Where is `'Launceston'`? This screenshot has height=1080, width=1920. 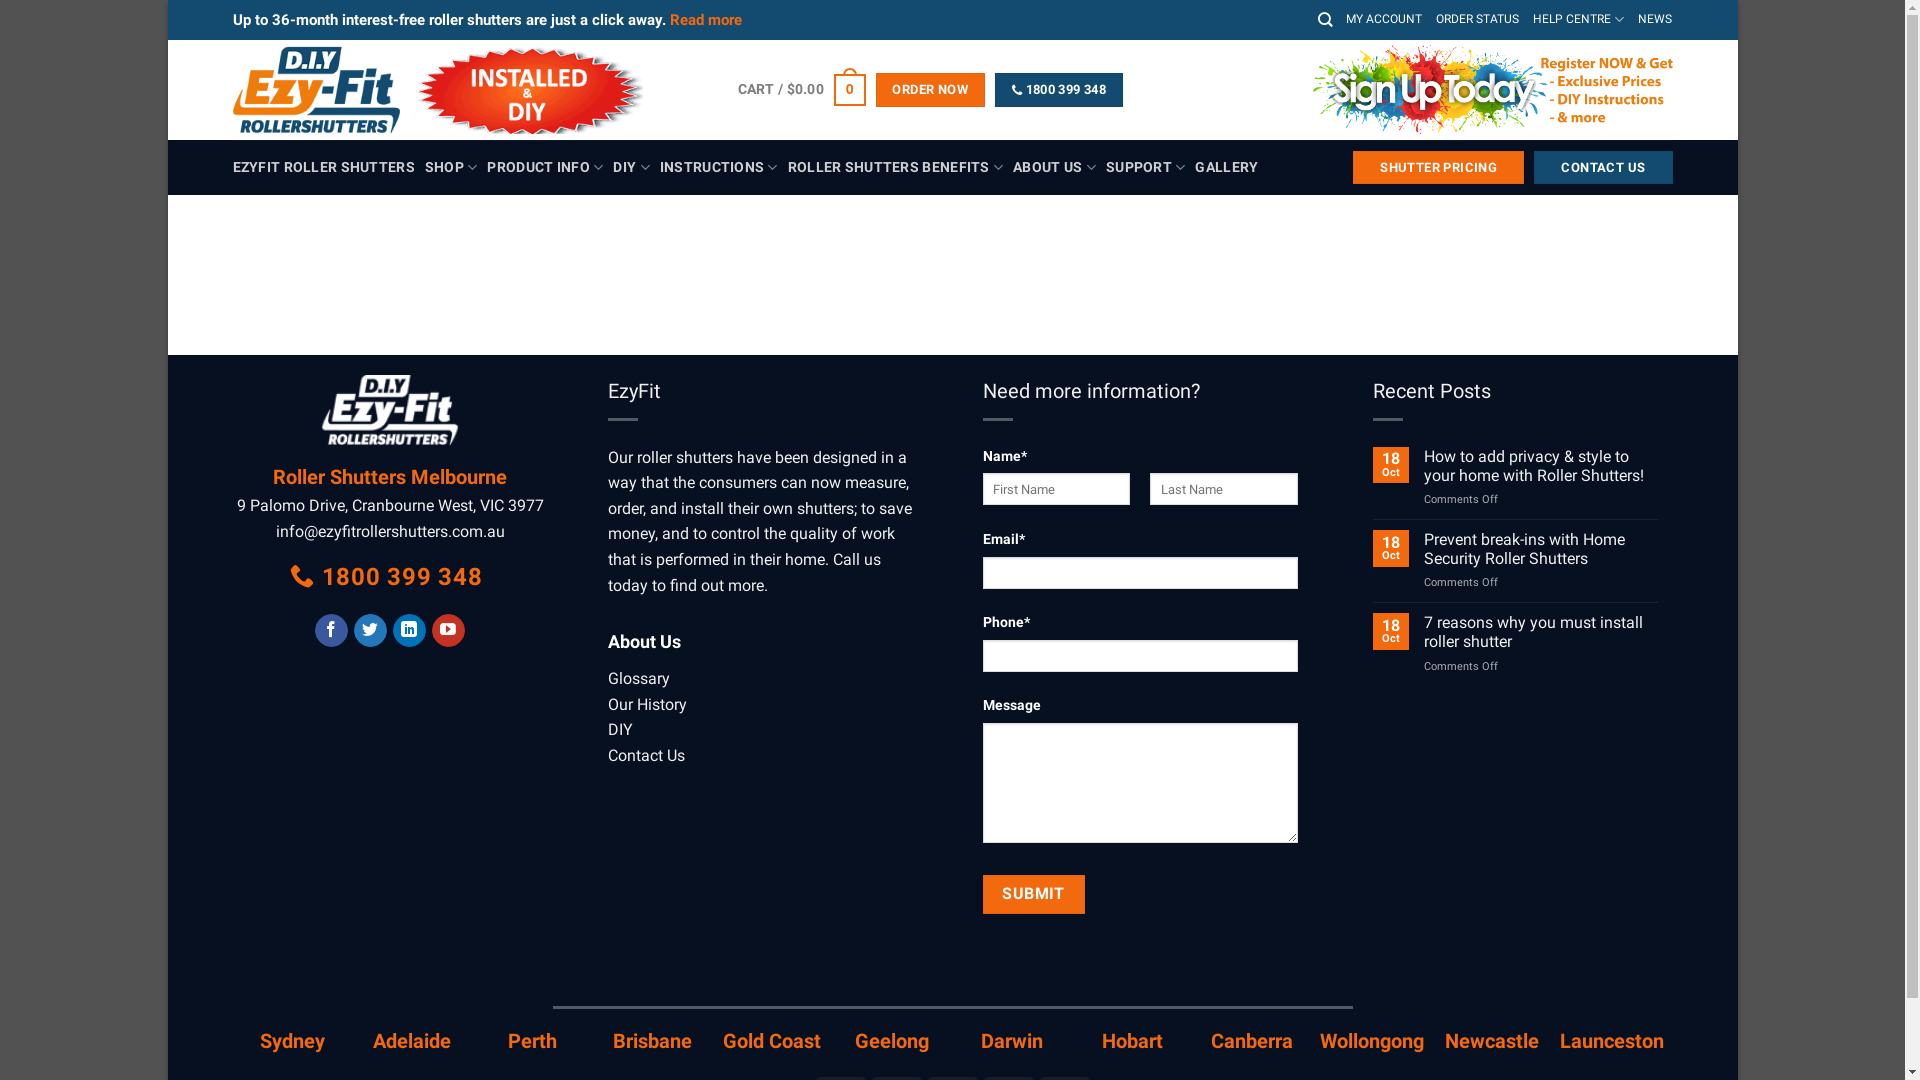
'Launceston' is located at coordinates (1612, 1040).